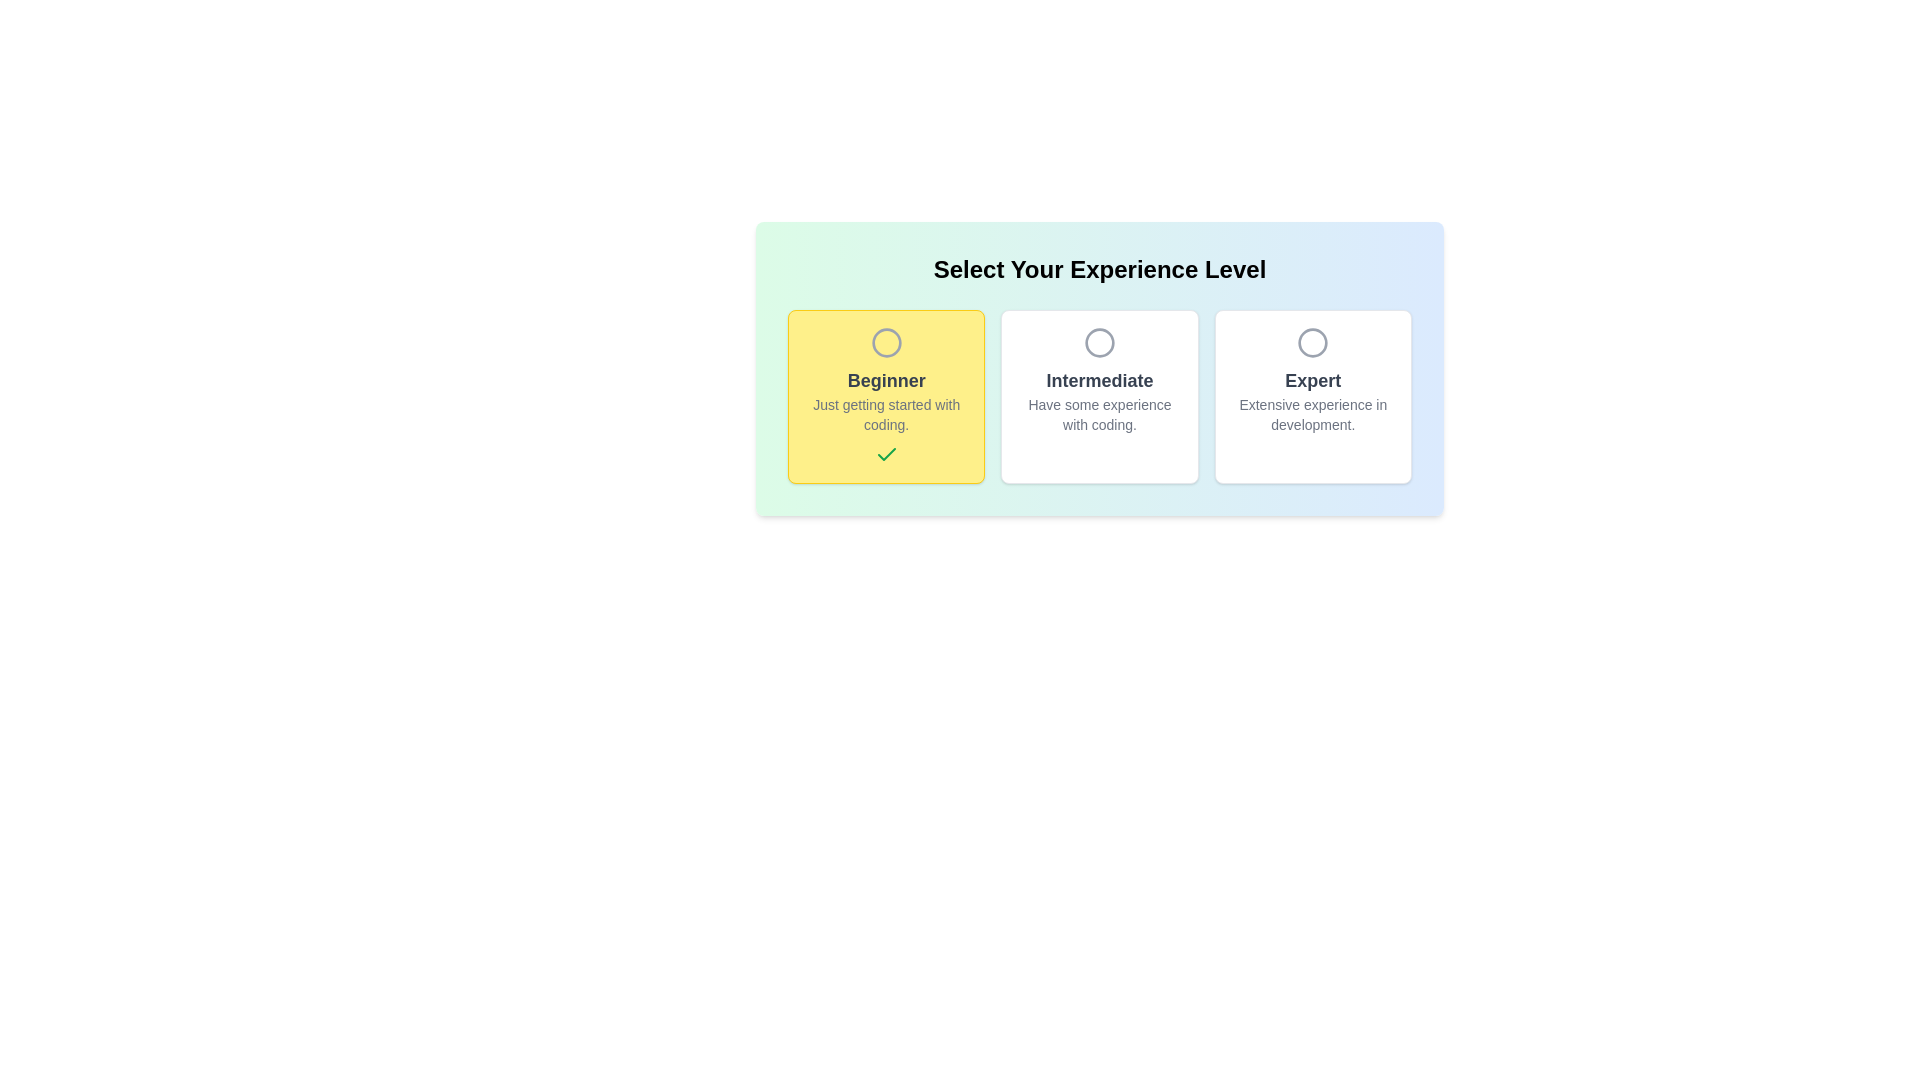 This screenshot has width=1920, height=1080. Describe the element at coordinates (885, 342) in the screenshot. I see `the circular icon with a diameter of 20 pixels, which is part of the 'Beginner' selection panel with a yellow background and bold black text, located at the top-left corner of the panel` at that location.